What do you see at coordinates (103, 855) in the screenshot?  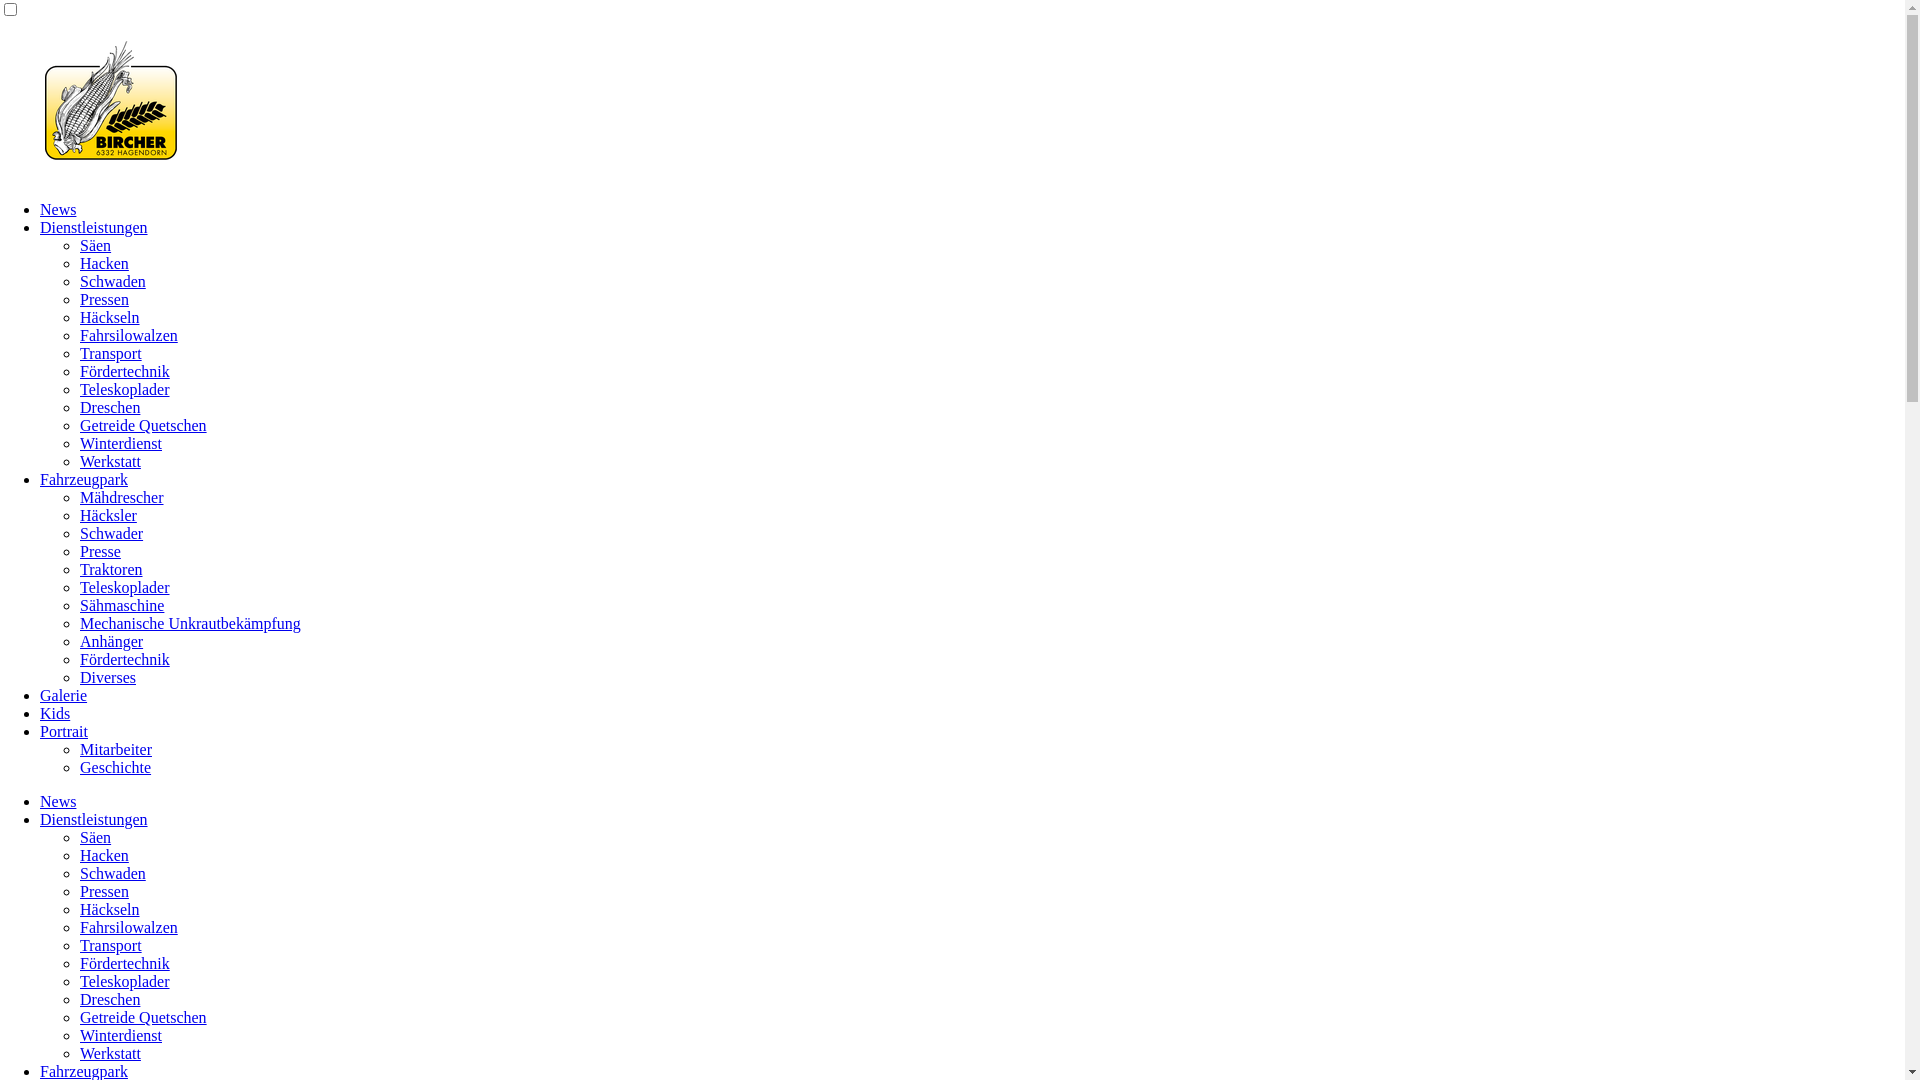 I see `'Hacken'` at bounding box center [103, 855].